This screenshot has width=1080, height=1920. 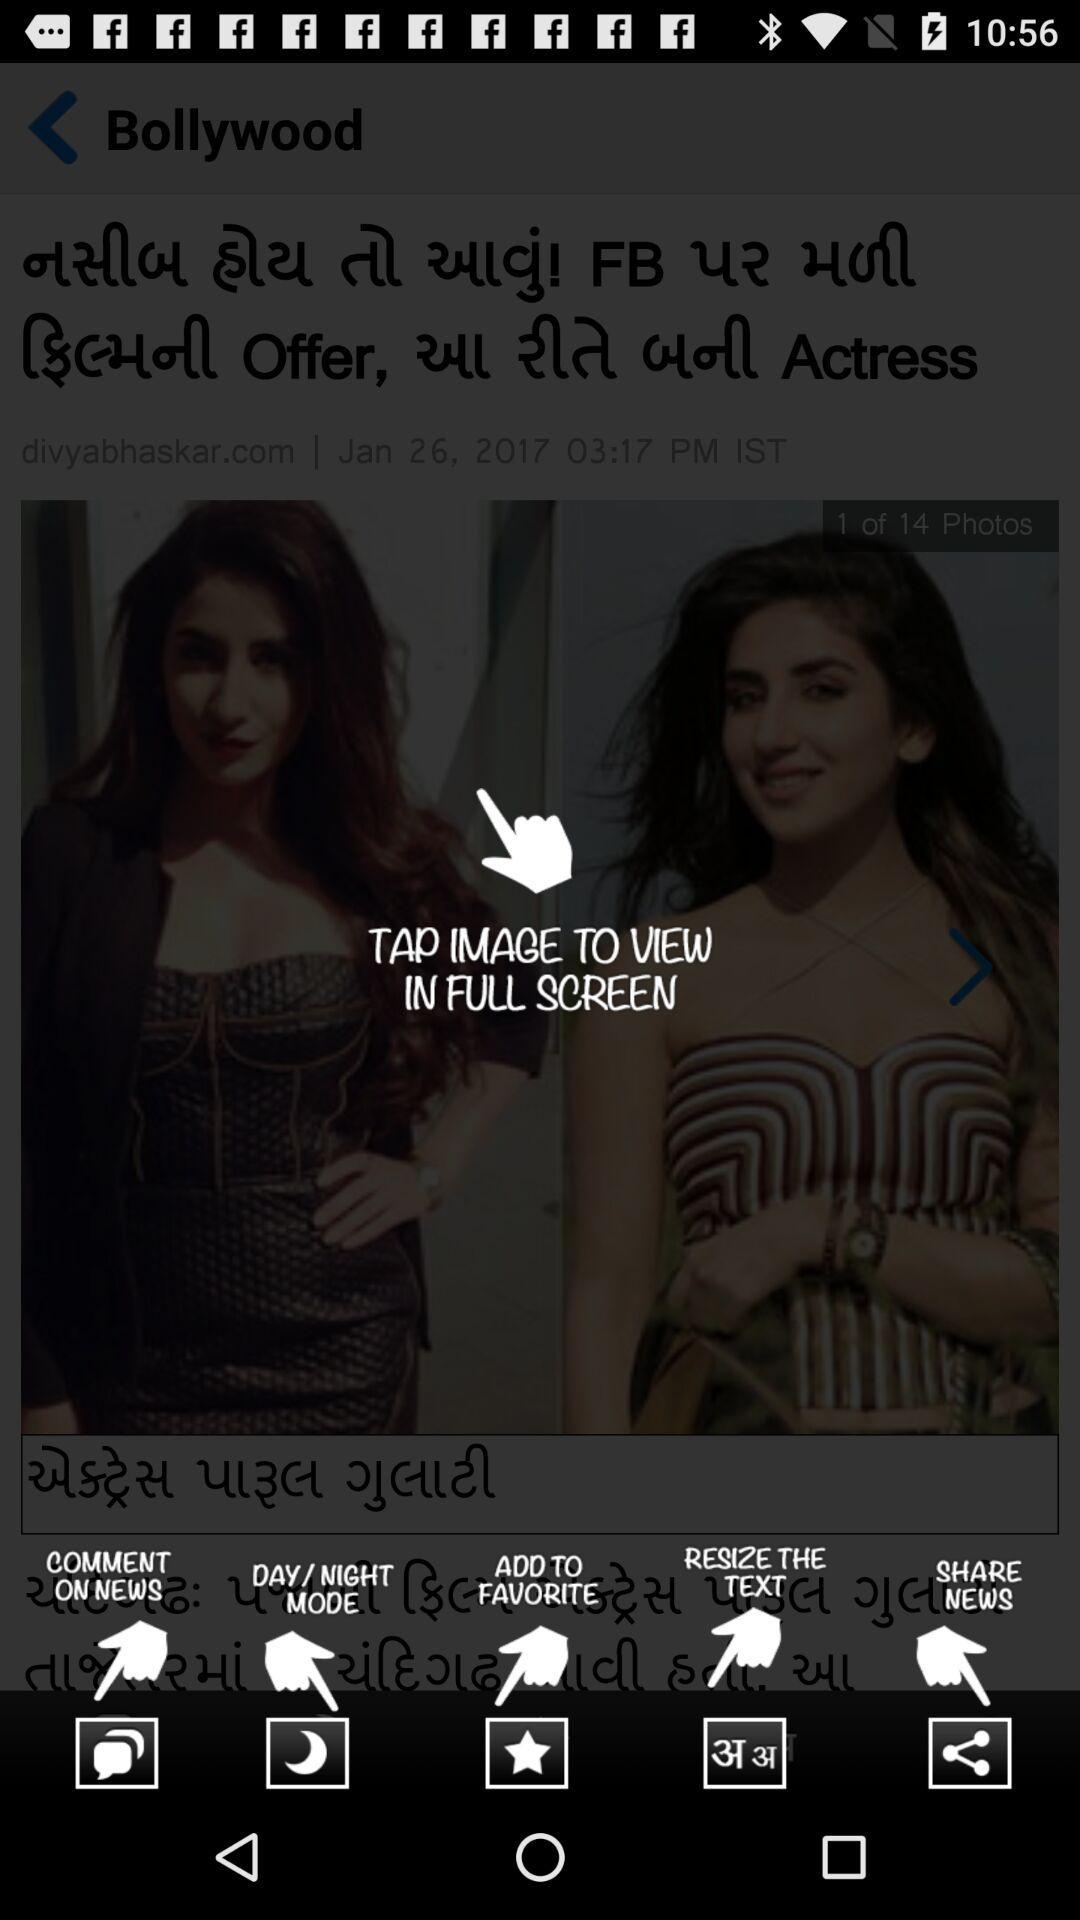 I want to click on comment box, so click(x=108, y=1669).